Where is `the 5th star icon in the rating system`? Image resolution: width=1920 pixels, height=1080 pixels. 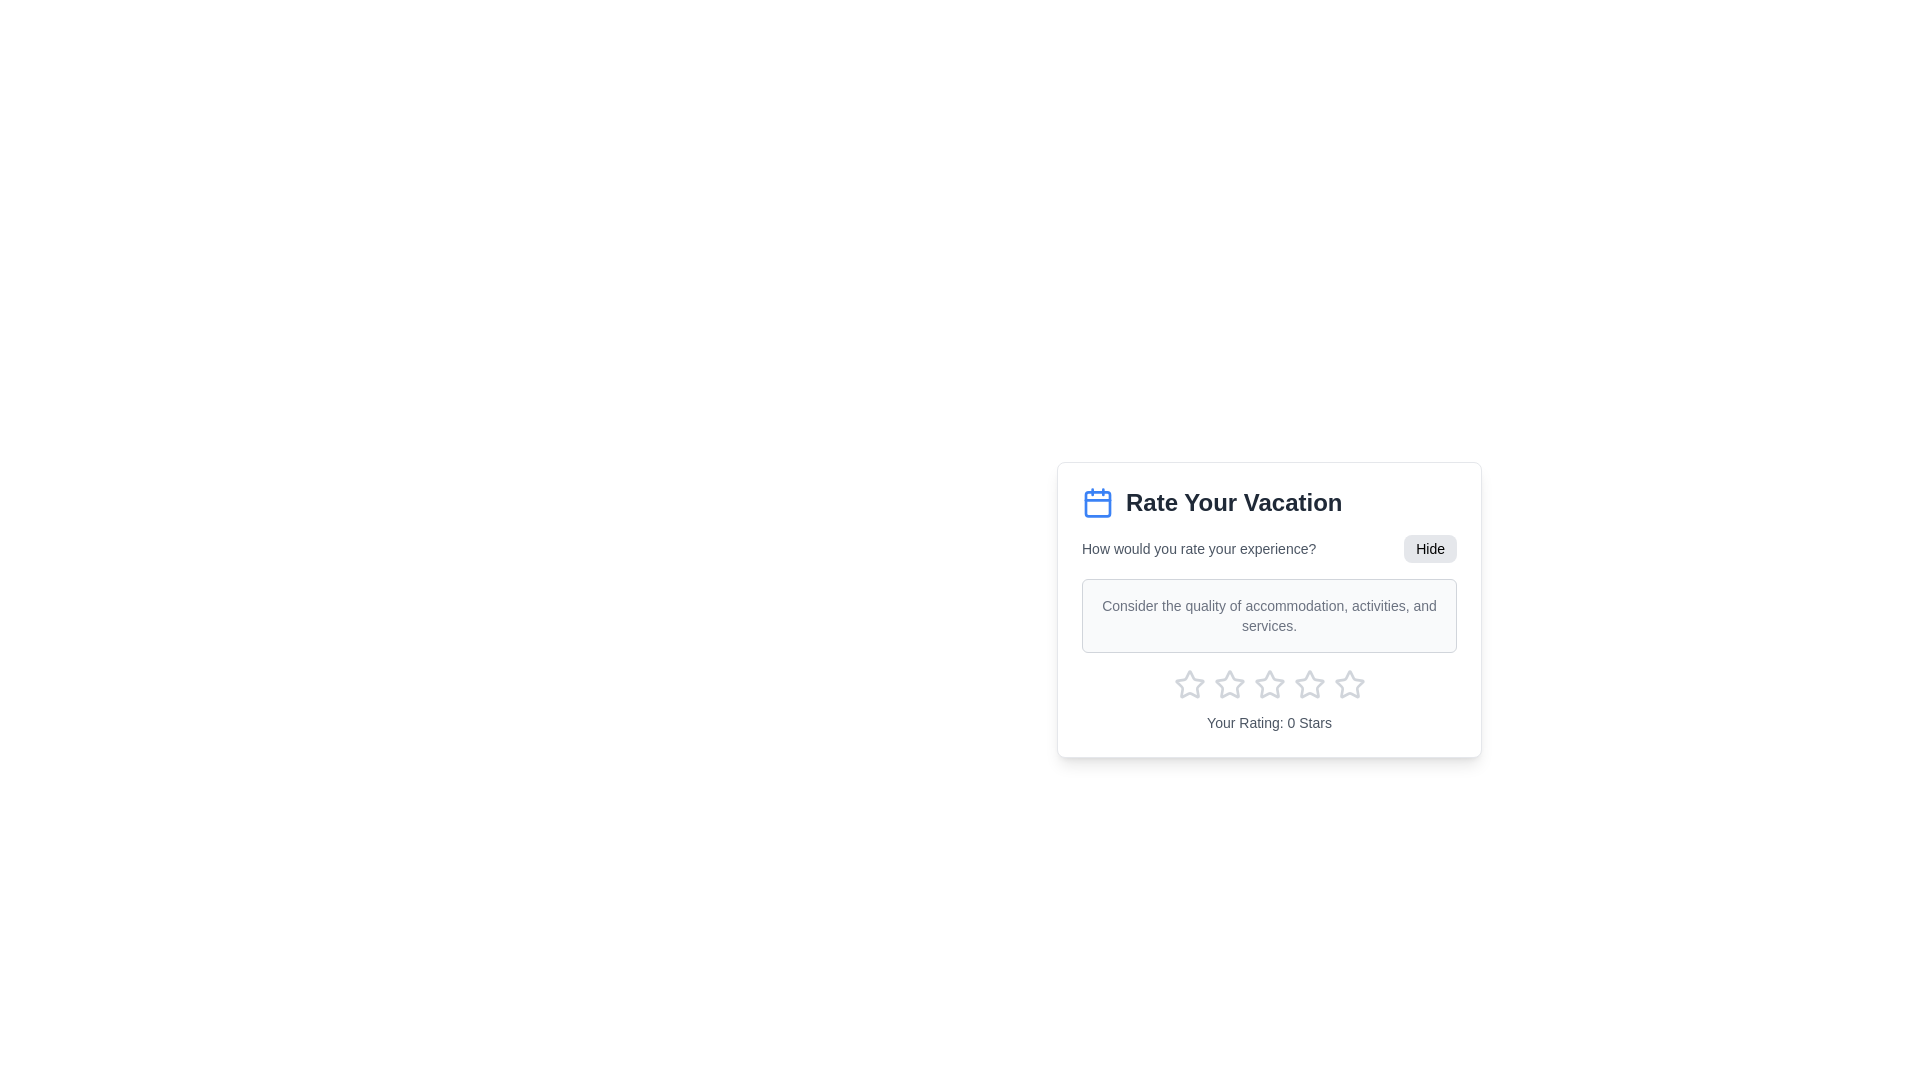 the 5th star icon in the rating system is located at coordinates (1349, 684).